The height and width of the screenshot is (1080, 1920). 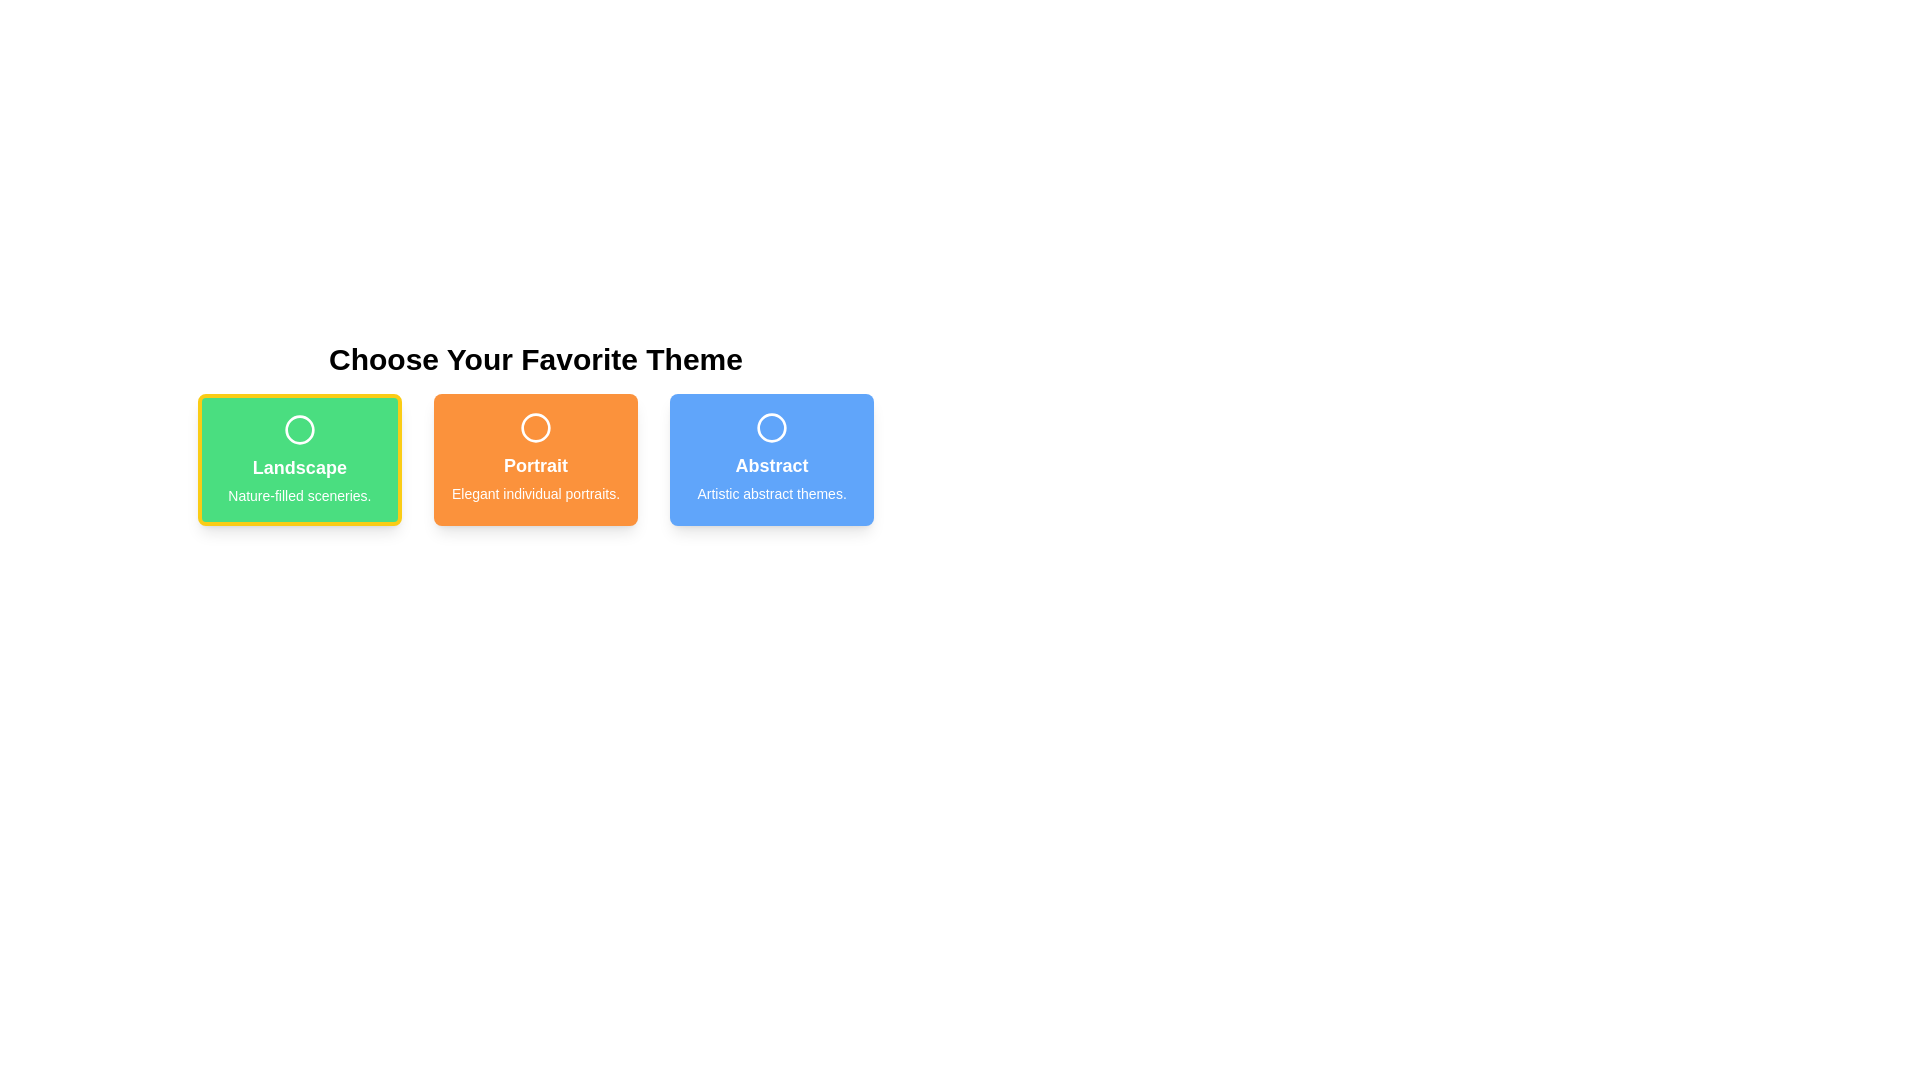 What do you see at coordinates (536, 459) in the screenshot?
I see `the 'Portrait' theme card, which is the second card in the 'Choose Your Favorite Theme' section` at bounding box center [536, 459].